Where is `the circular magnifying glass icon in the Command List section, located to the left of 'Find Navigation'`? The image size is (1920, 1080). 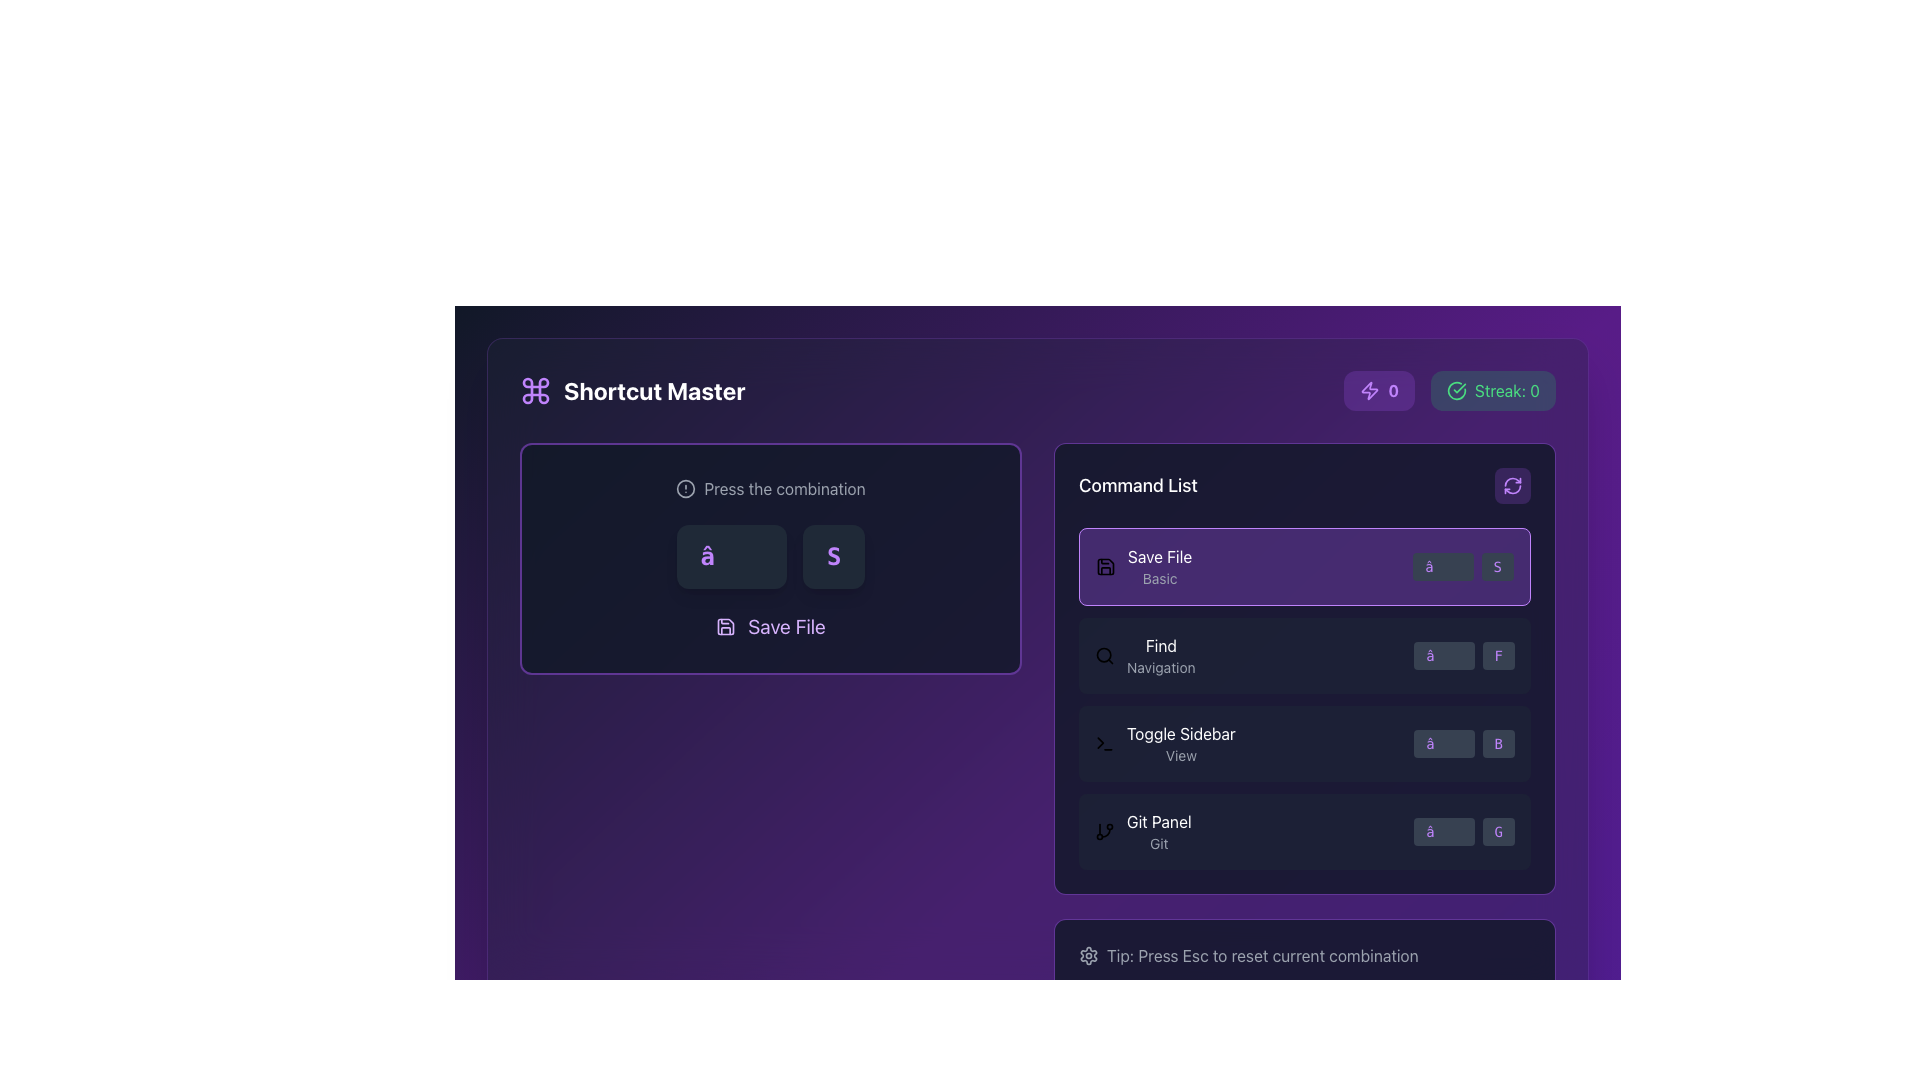 the circular magnifying glass icon in the Command List section, located to the left of 'Find Navigation' is located at coordinates (1103, 655).